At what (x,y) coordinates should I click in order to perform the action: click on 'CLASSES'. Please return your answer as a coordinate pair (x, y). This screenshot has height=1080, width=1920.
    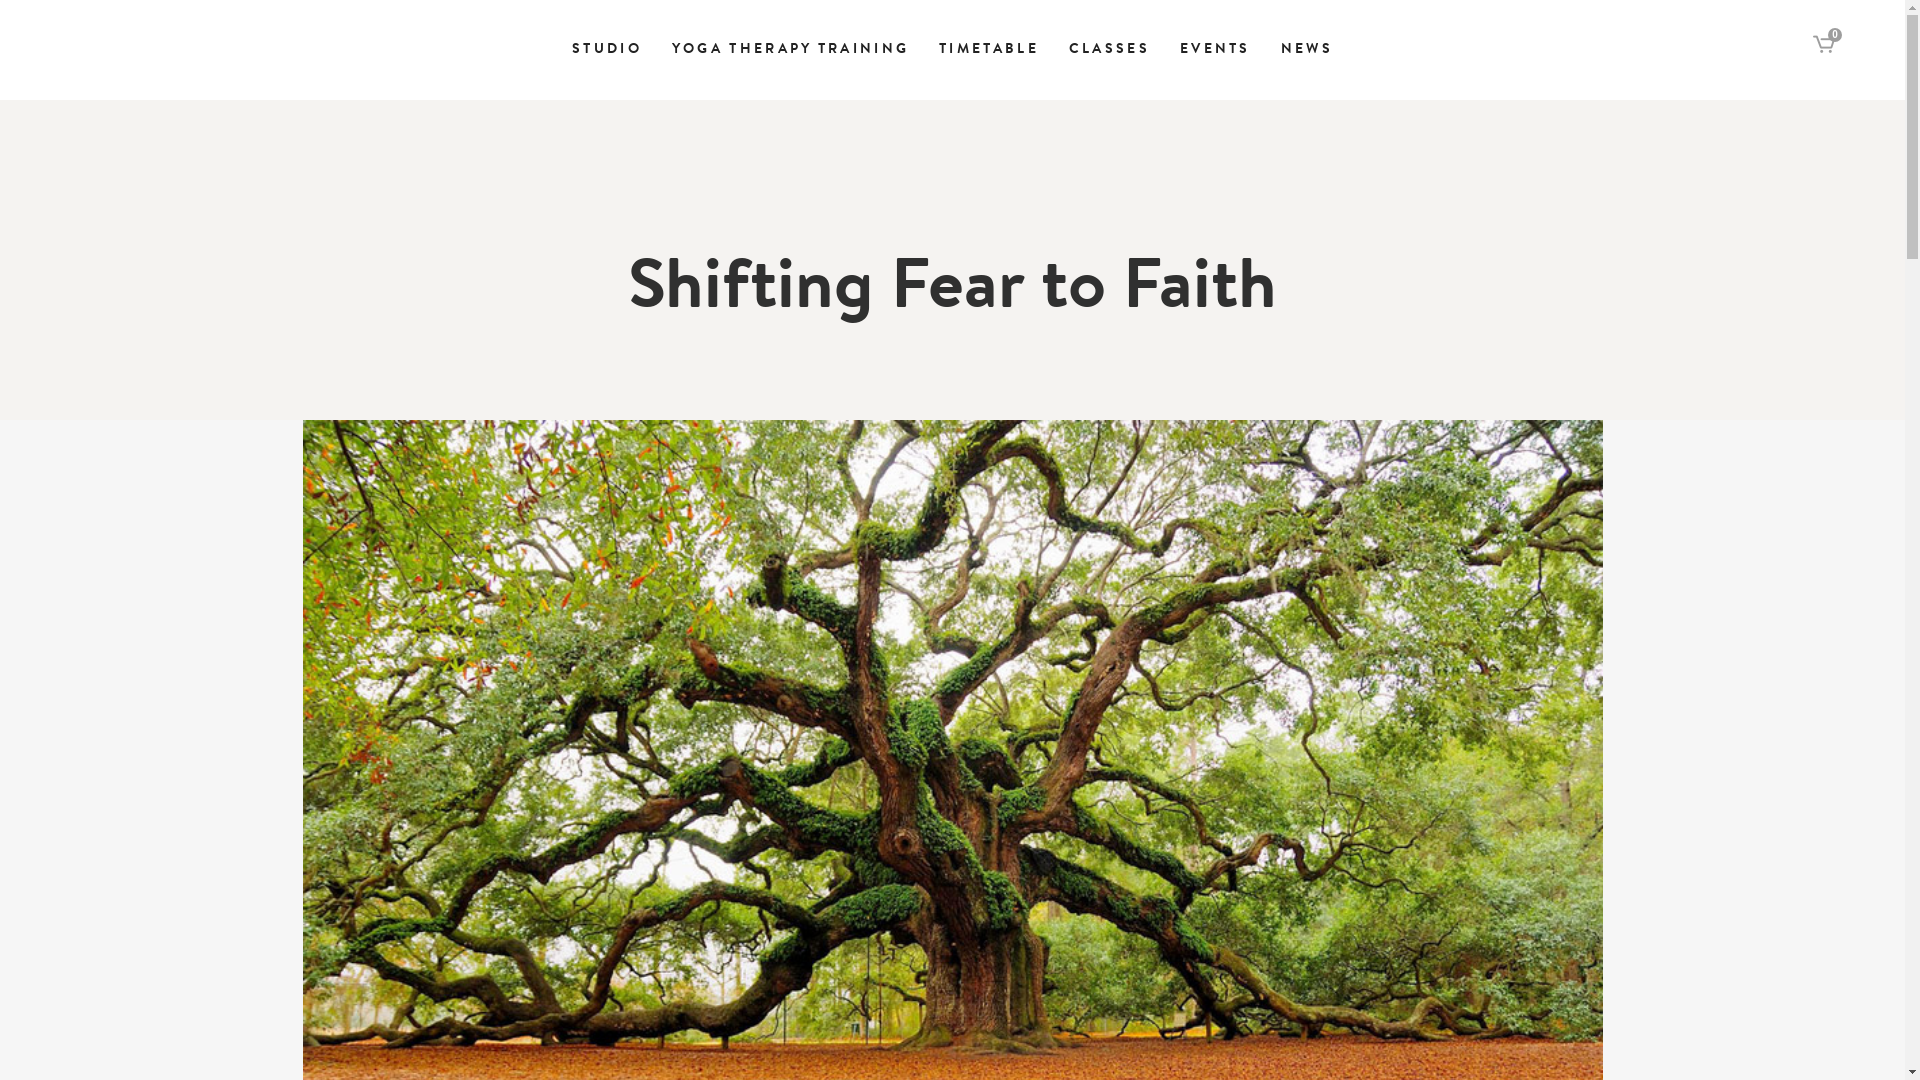
    Looking at the image, I should click on (1108, 49).